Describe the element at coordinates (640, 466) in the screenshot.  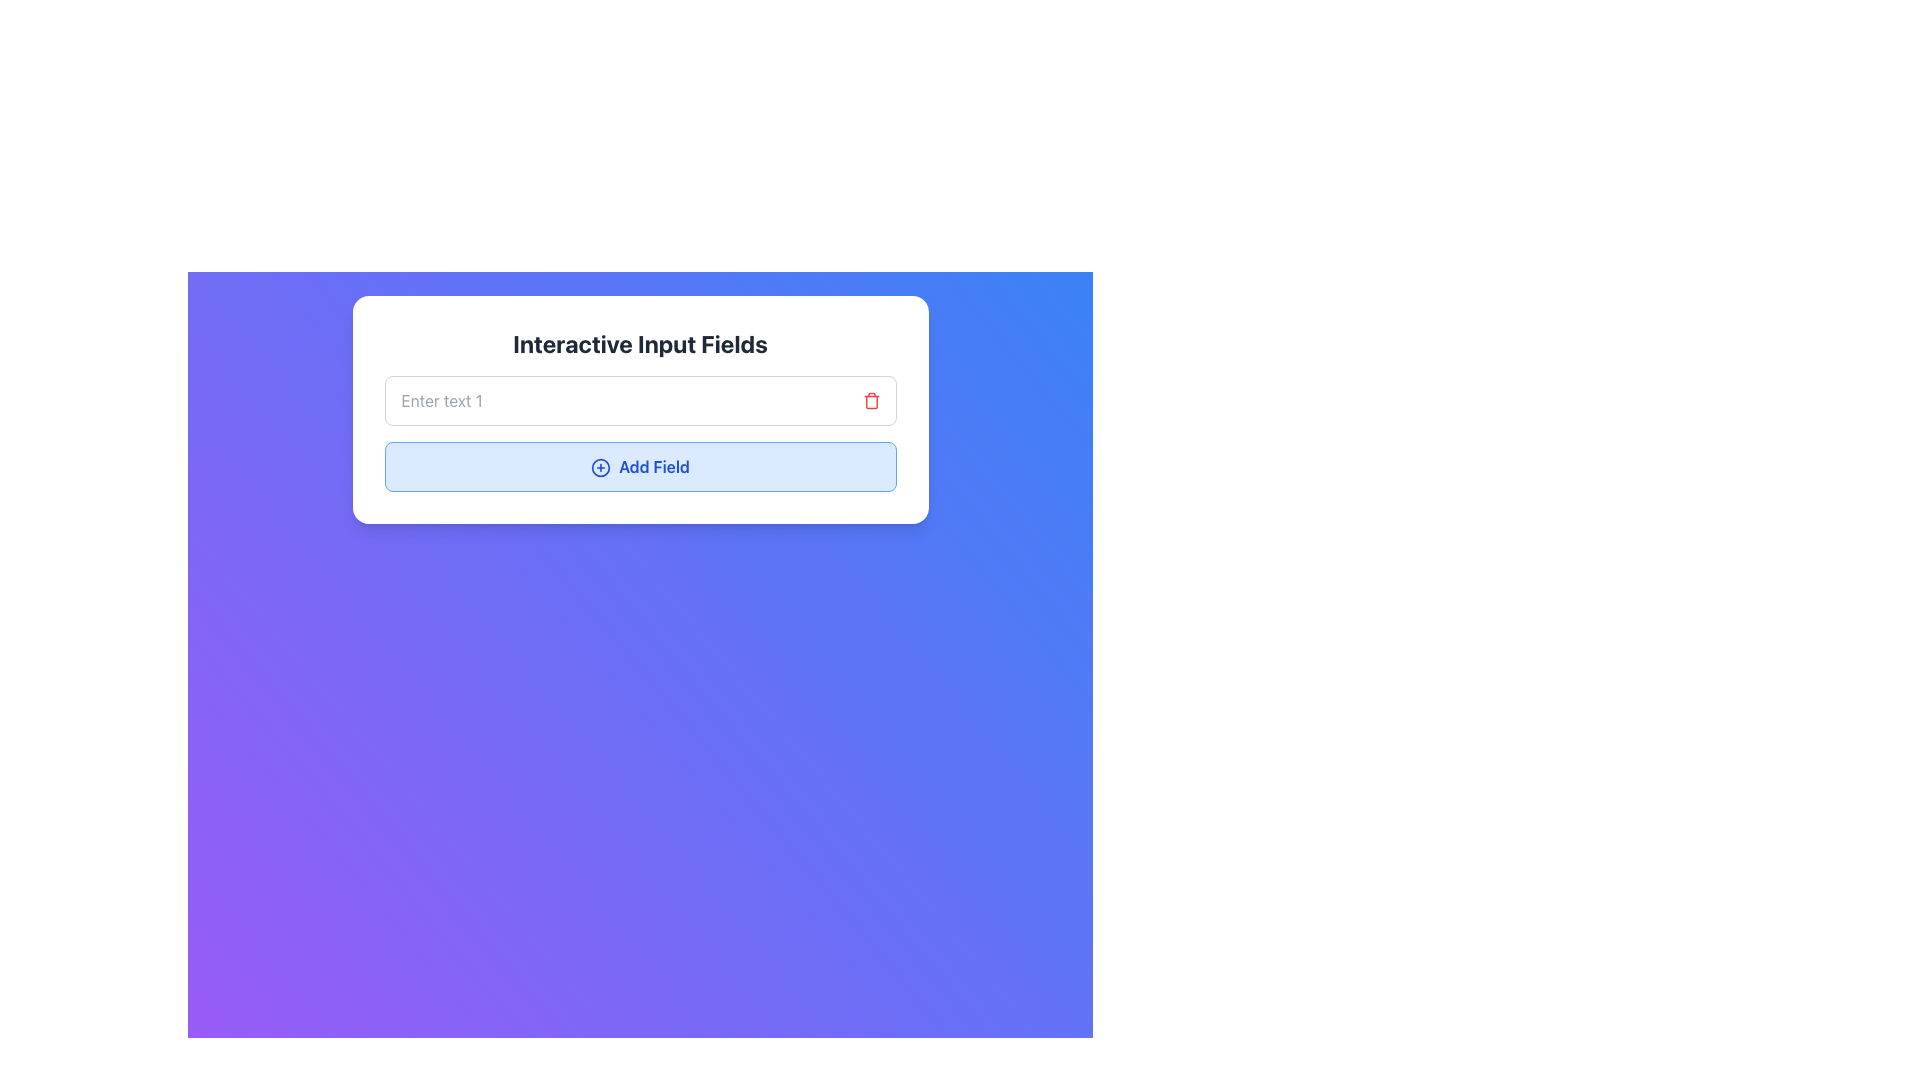
I see `the 'Add Field' button, which is a rectangular button with a light blue background and a plus sign icon, located under the 'Interactive Input Fields' heading` at that location.